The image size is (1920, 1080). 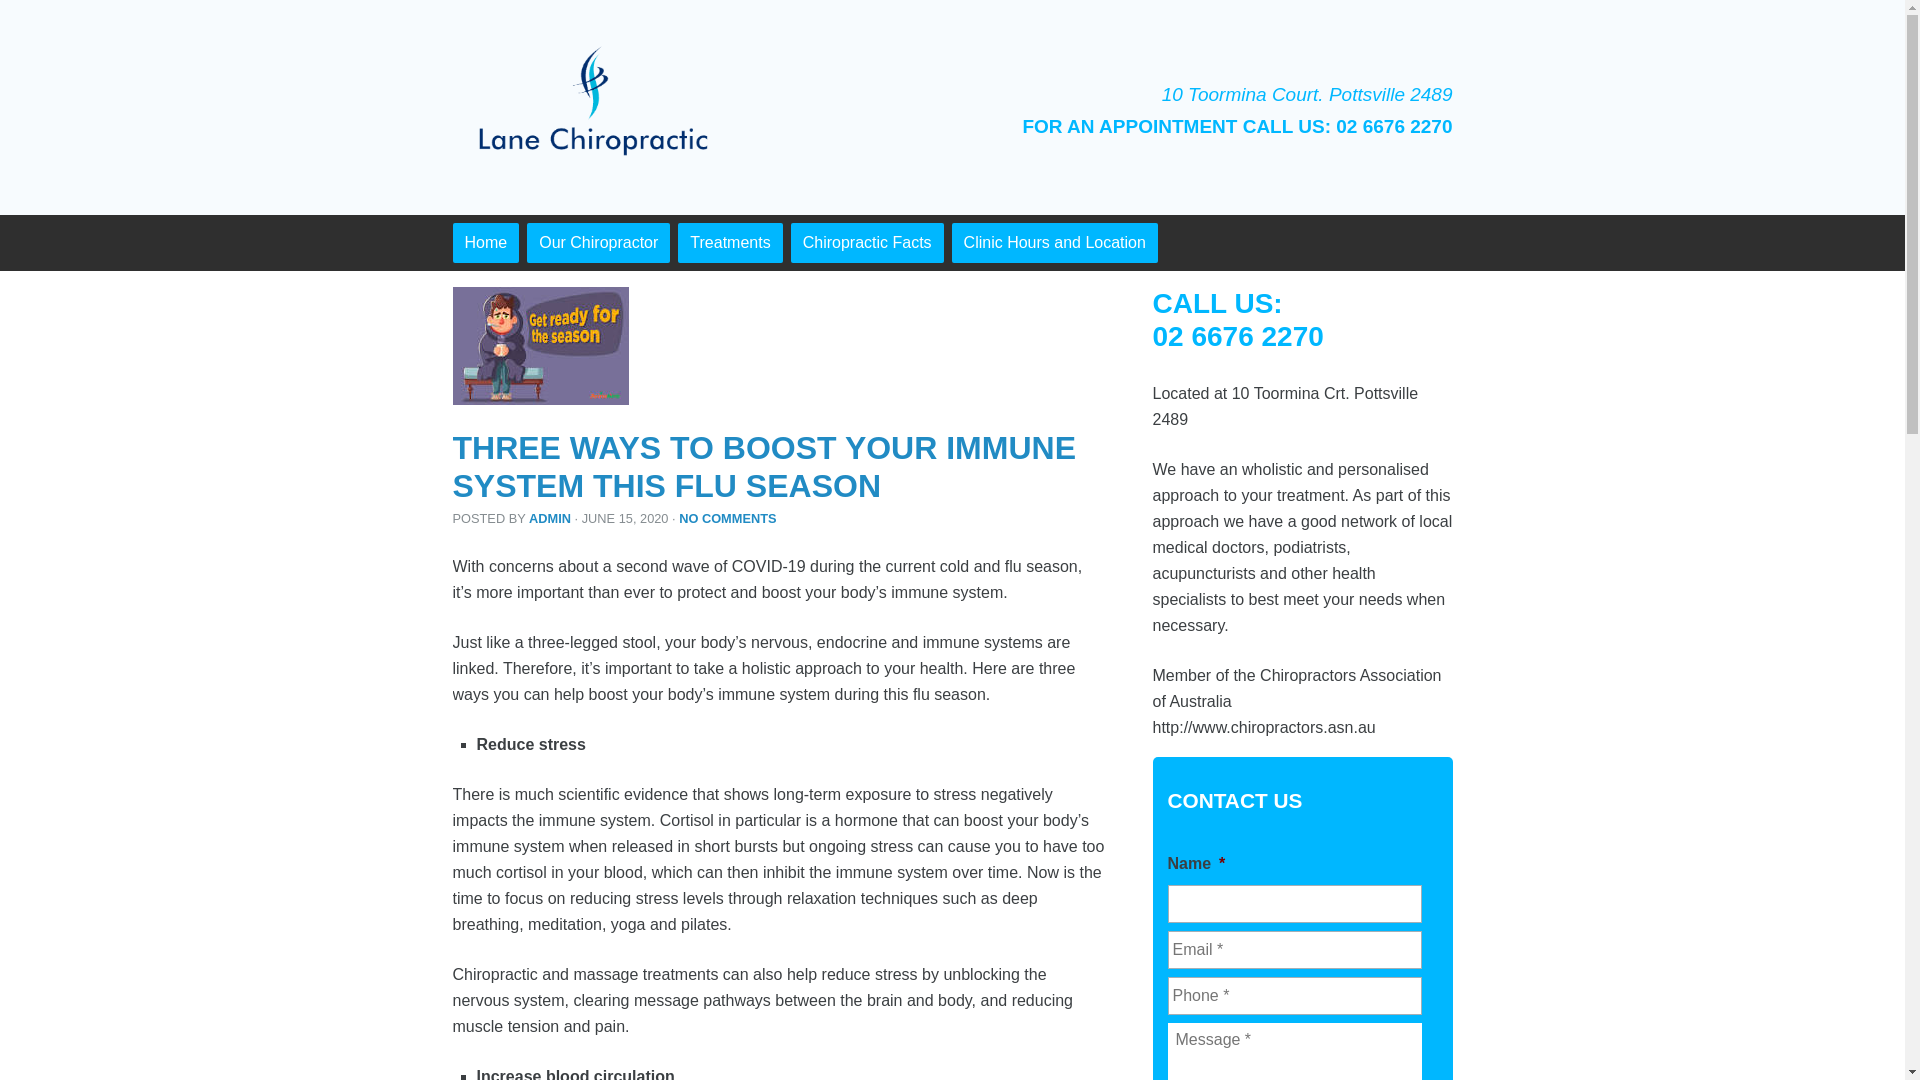 What do you see at coordinates (867, 242) in the screenshot?
I see `'Chiropractic Facts'` at bounding box center [867, 242].